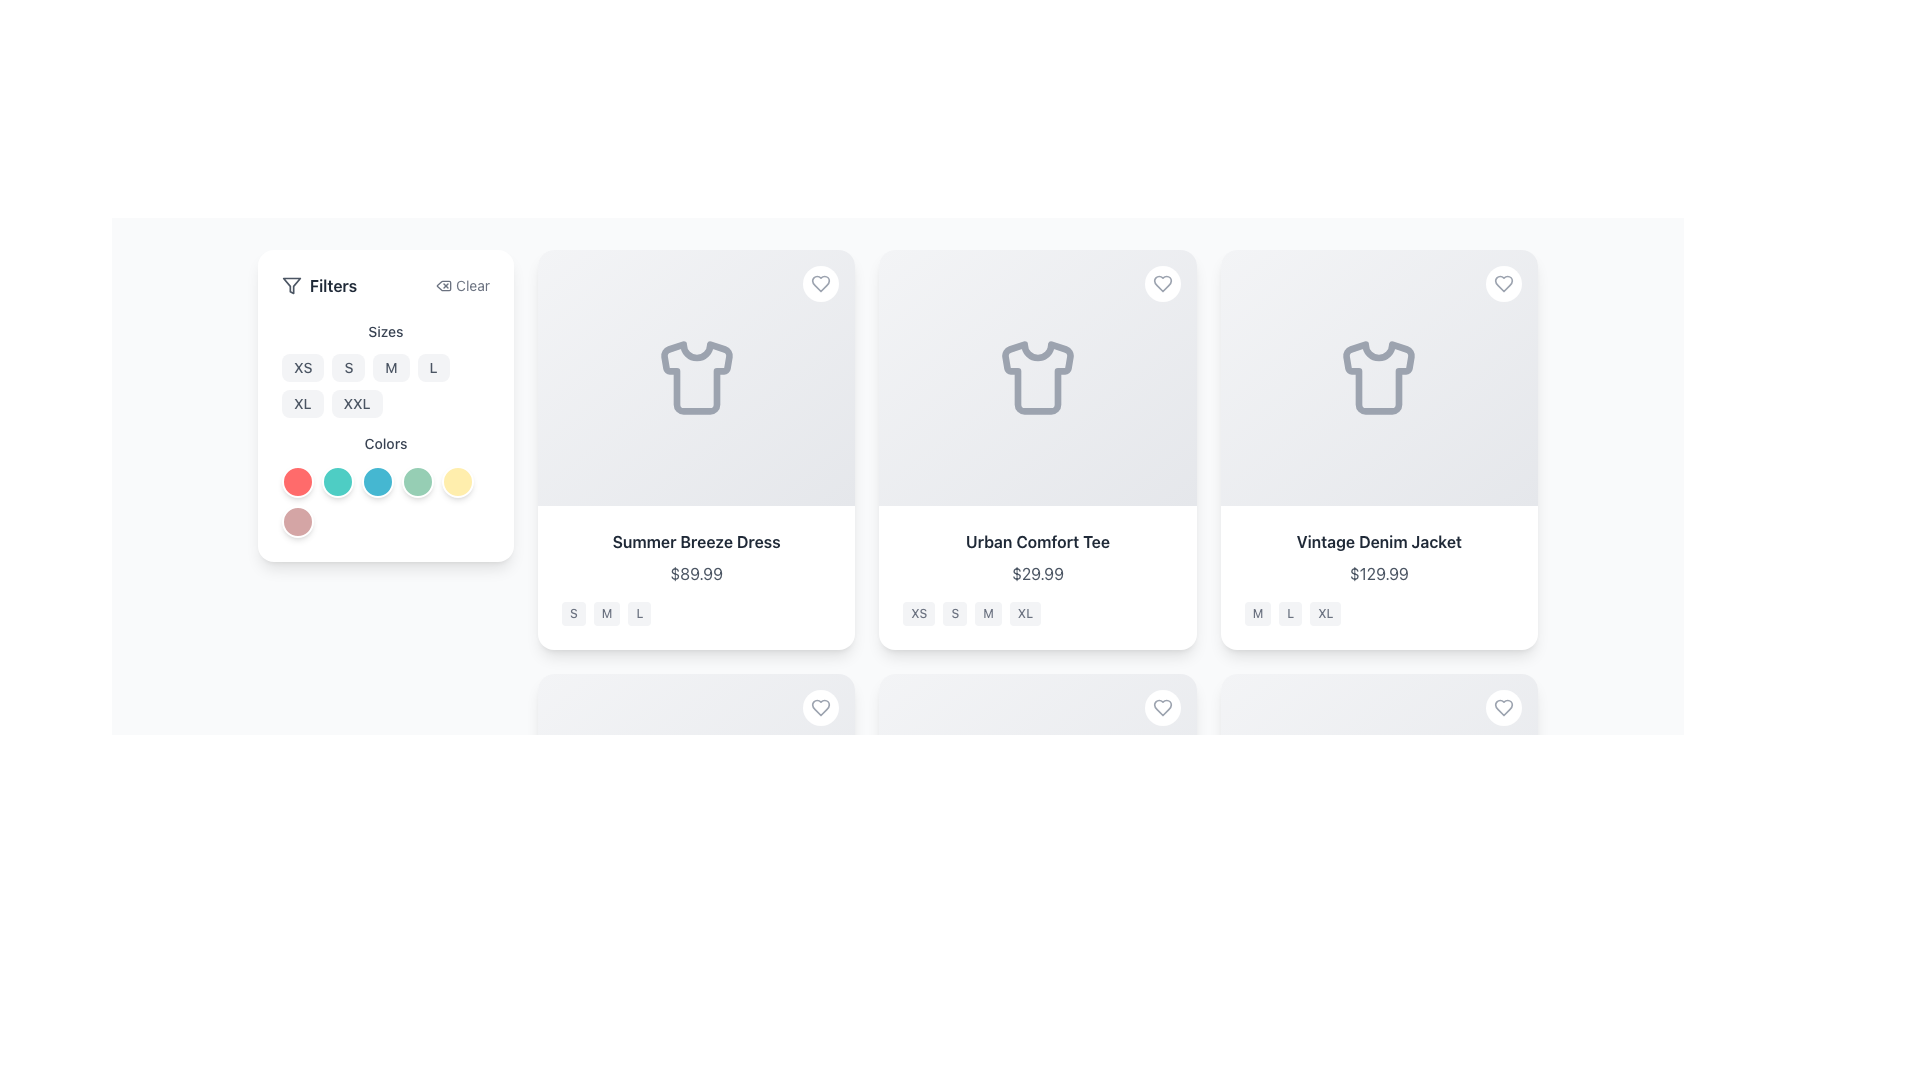 Image resolution: width=1920 pixels, height=1080 pixels. What do you see at coordinates (638, 1036) in the screenshot?
I see `the 'L' size indicator badge, which indicates the availability of the 'L' size for the product, positioned third in a horizontal arrangement of size indicators` at bounding box center [638, 1036].